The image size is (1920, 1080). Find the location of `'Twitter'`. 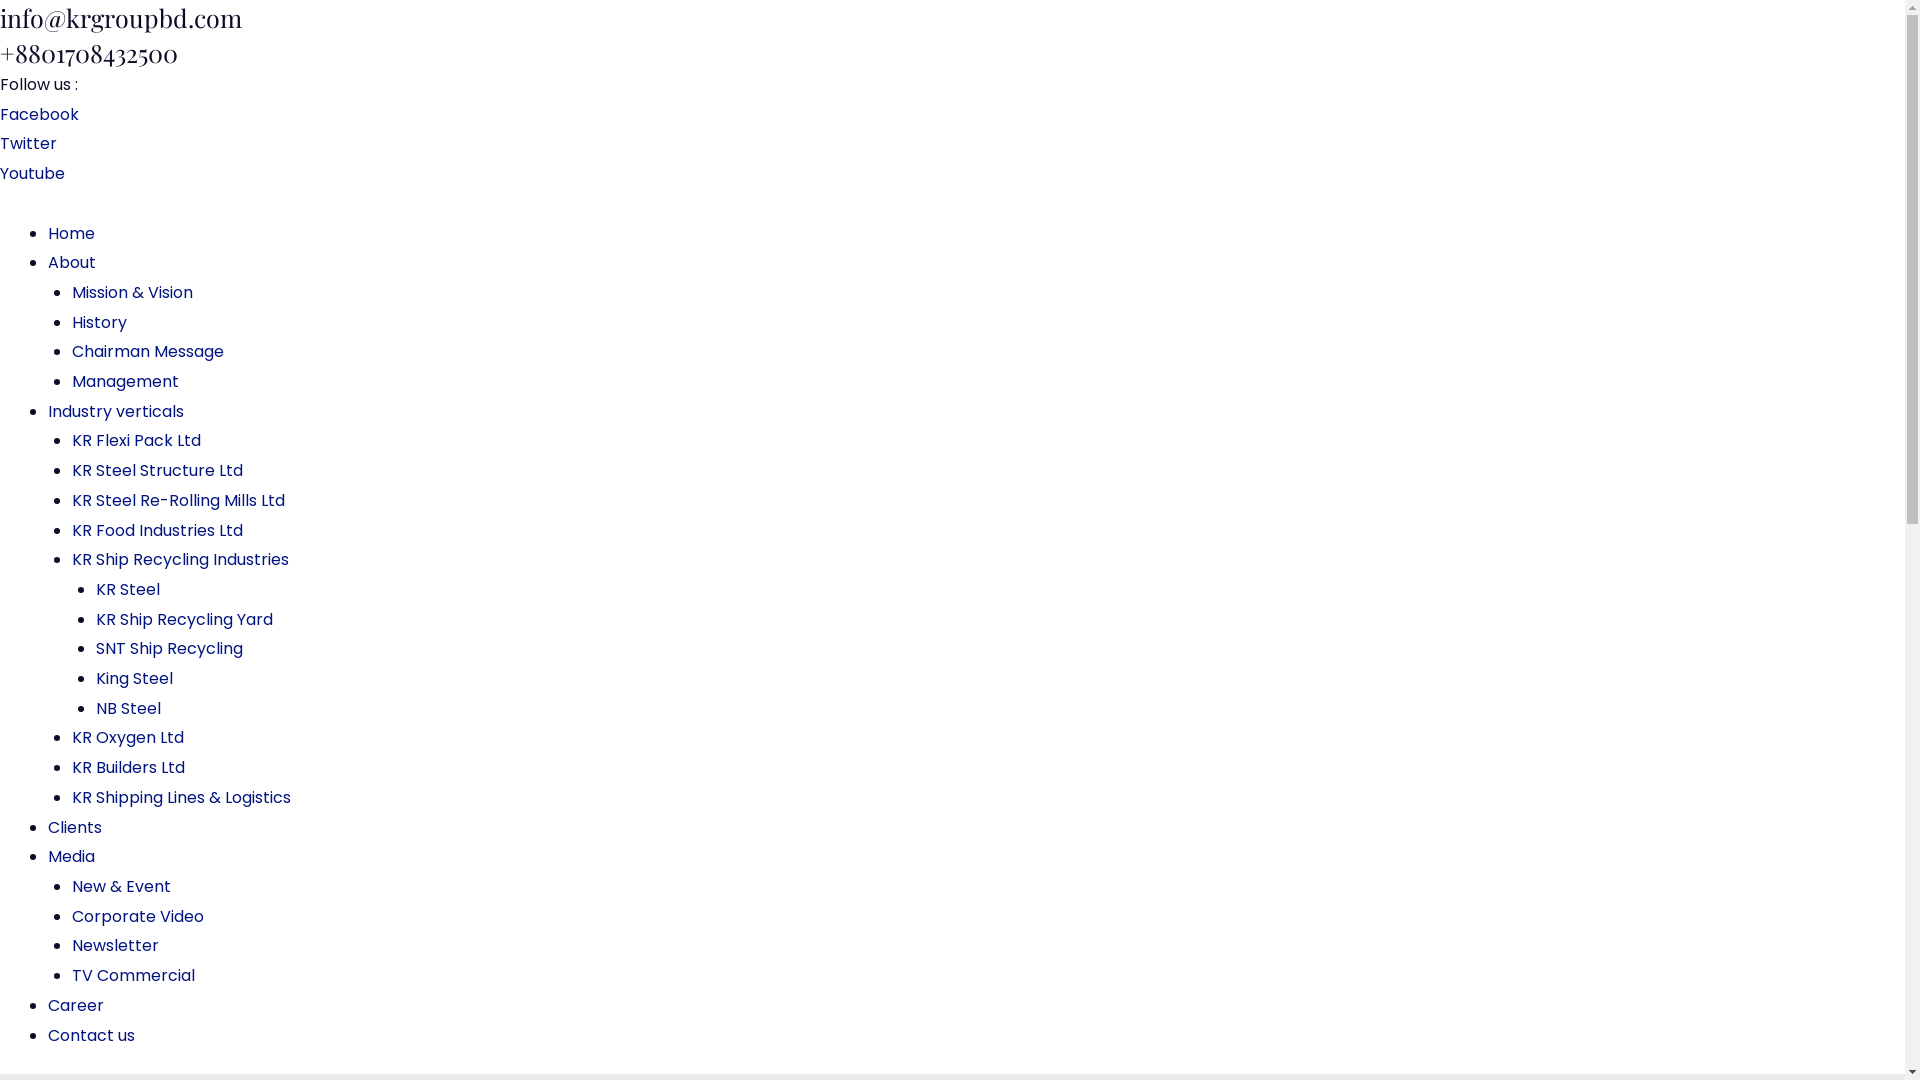

'Twitter' is located at coordinates (28, 142).